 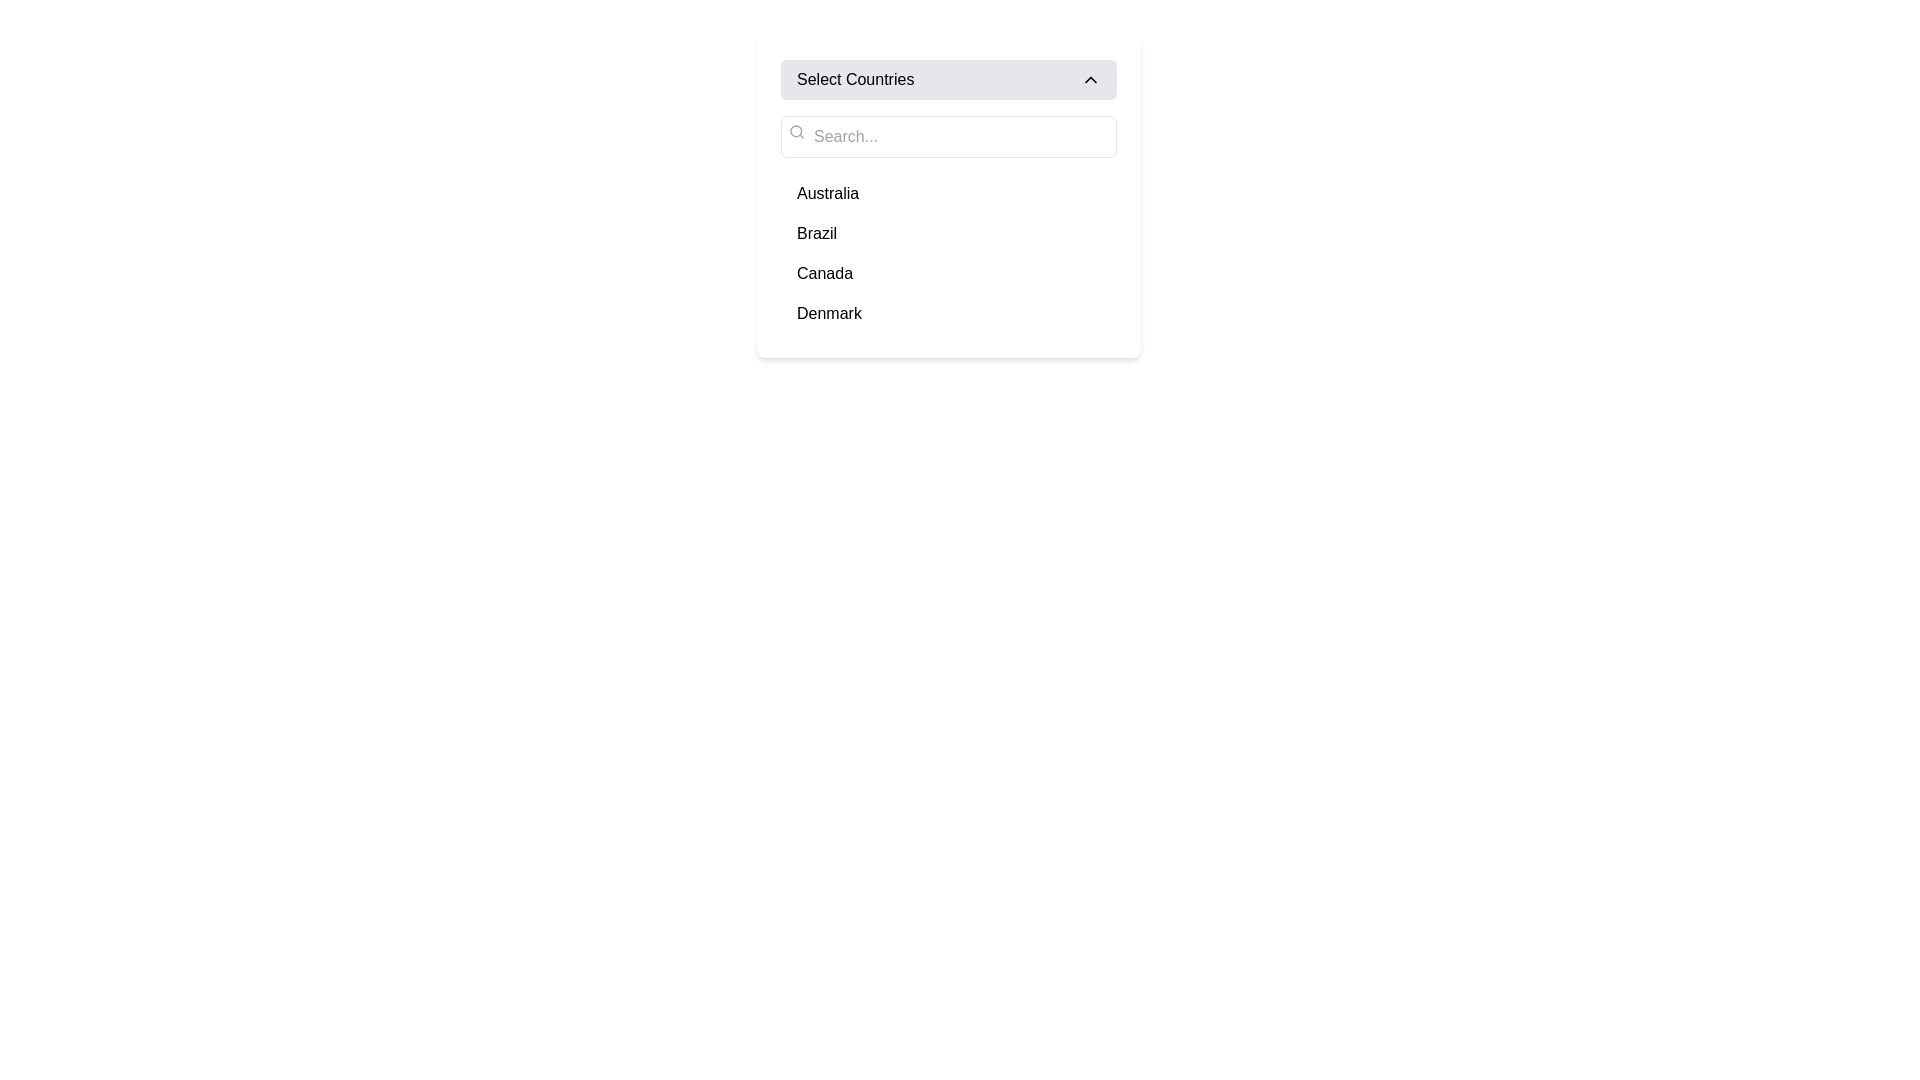 I want to click on the fourth menu item labeled 'Denmark', so click(x=948, y=313).